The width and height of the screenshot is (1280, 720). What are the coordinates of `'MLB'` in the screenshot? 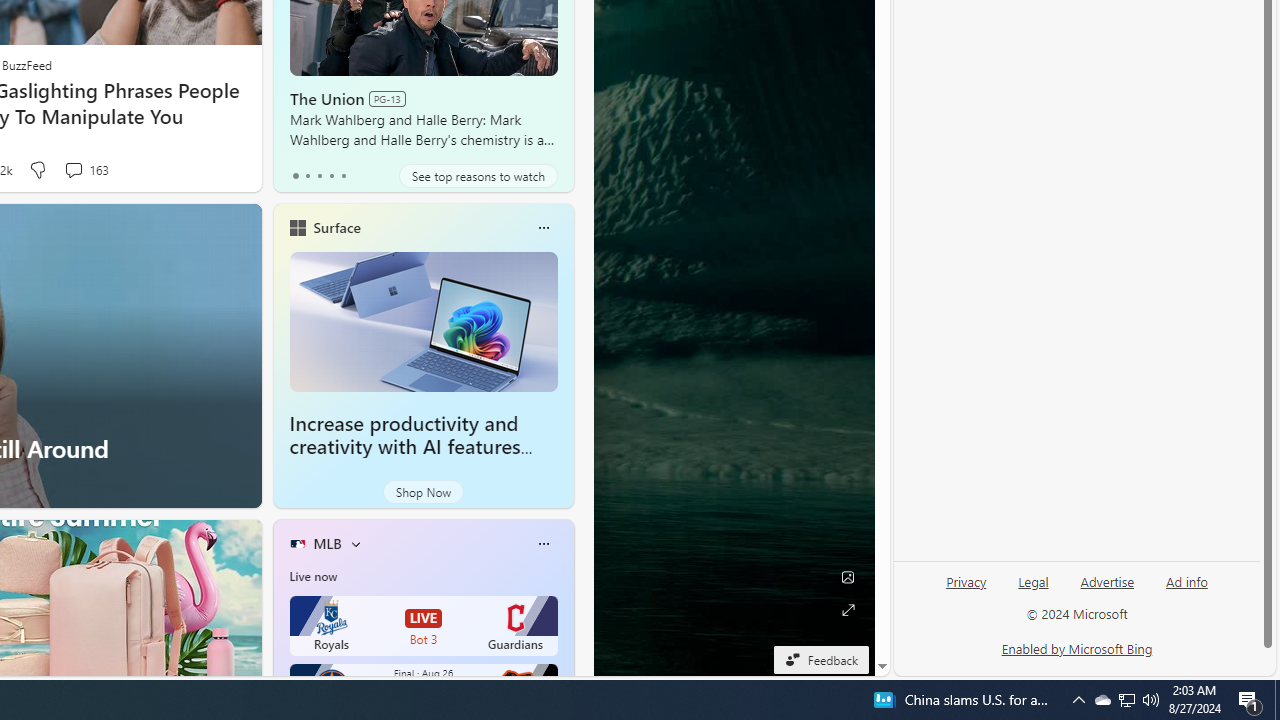 It's located at (327, 543).